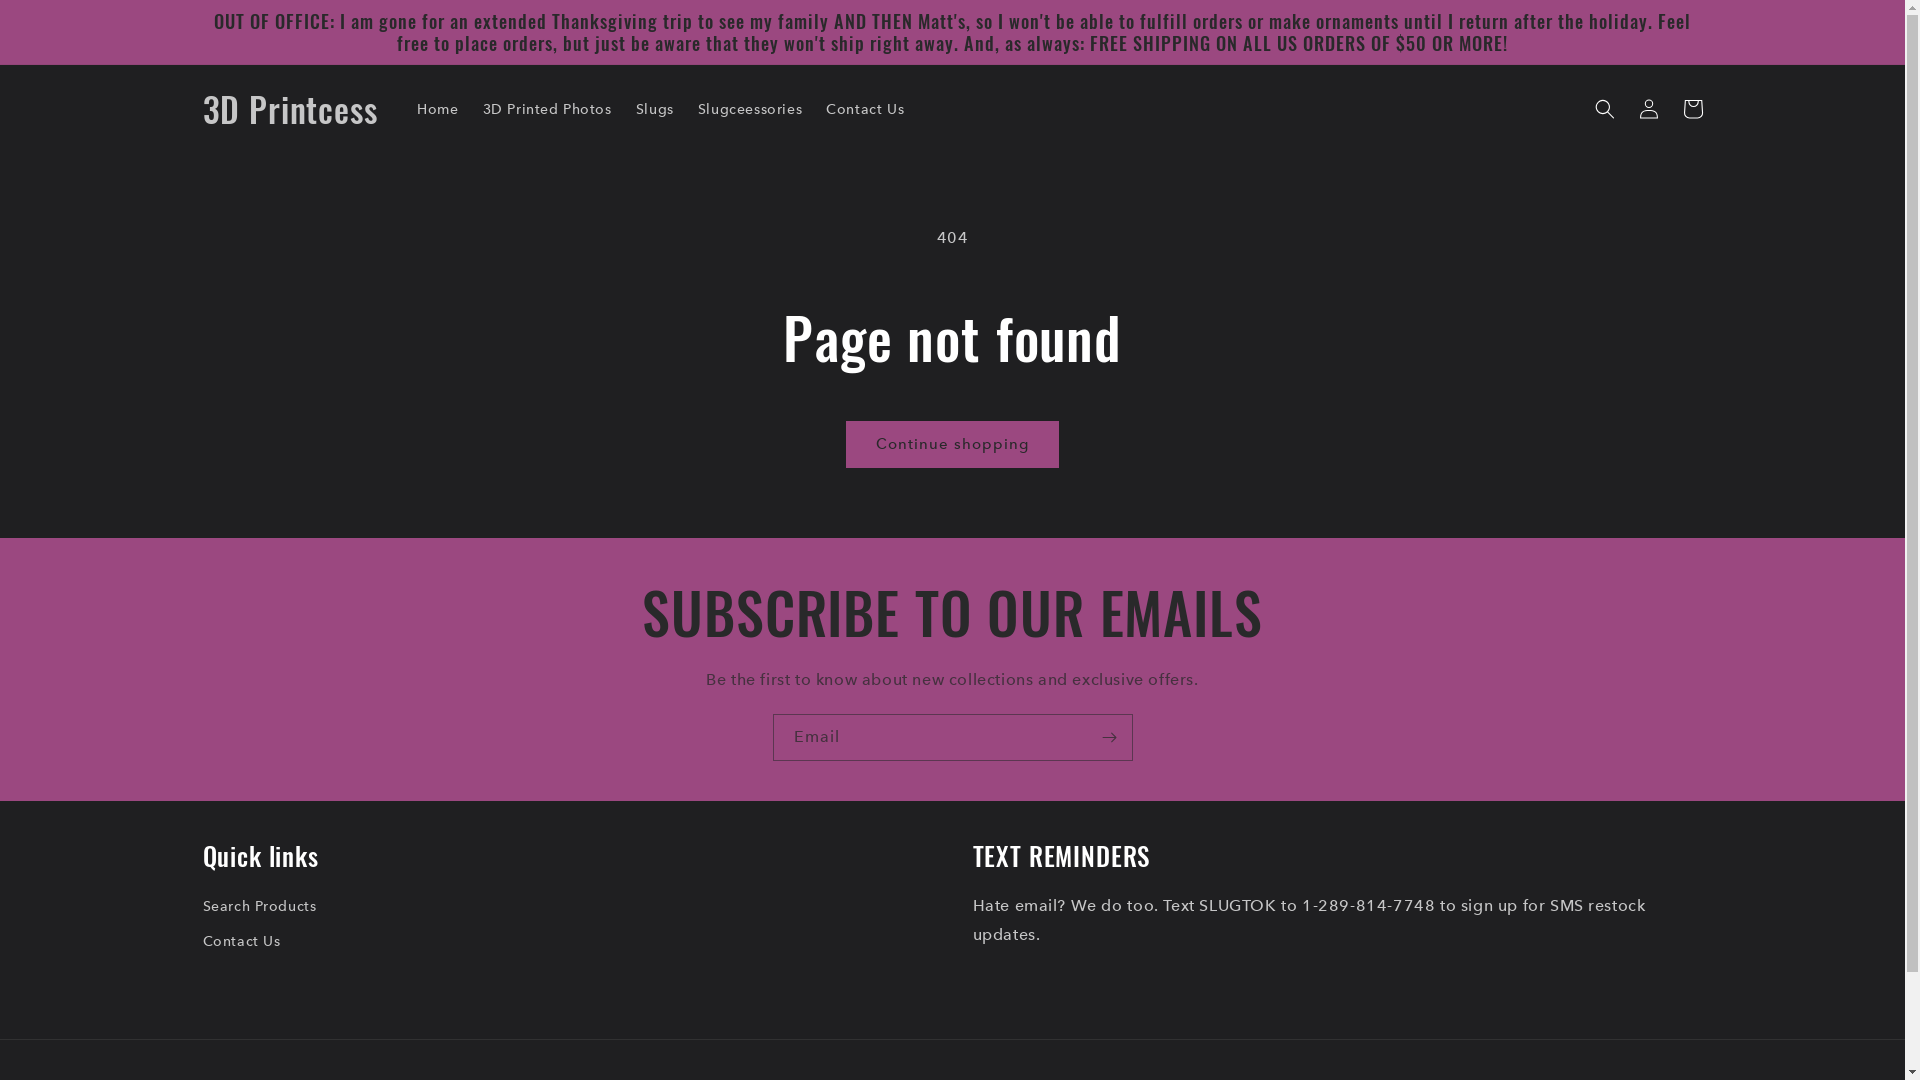 This screenshot has height=1080, width=1920. What do you see at coordinates (1647, 108) in the screenshot?
I see `'Log in'` at bounding box center [1647, 108].